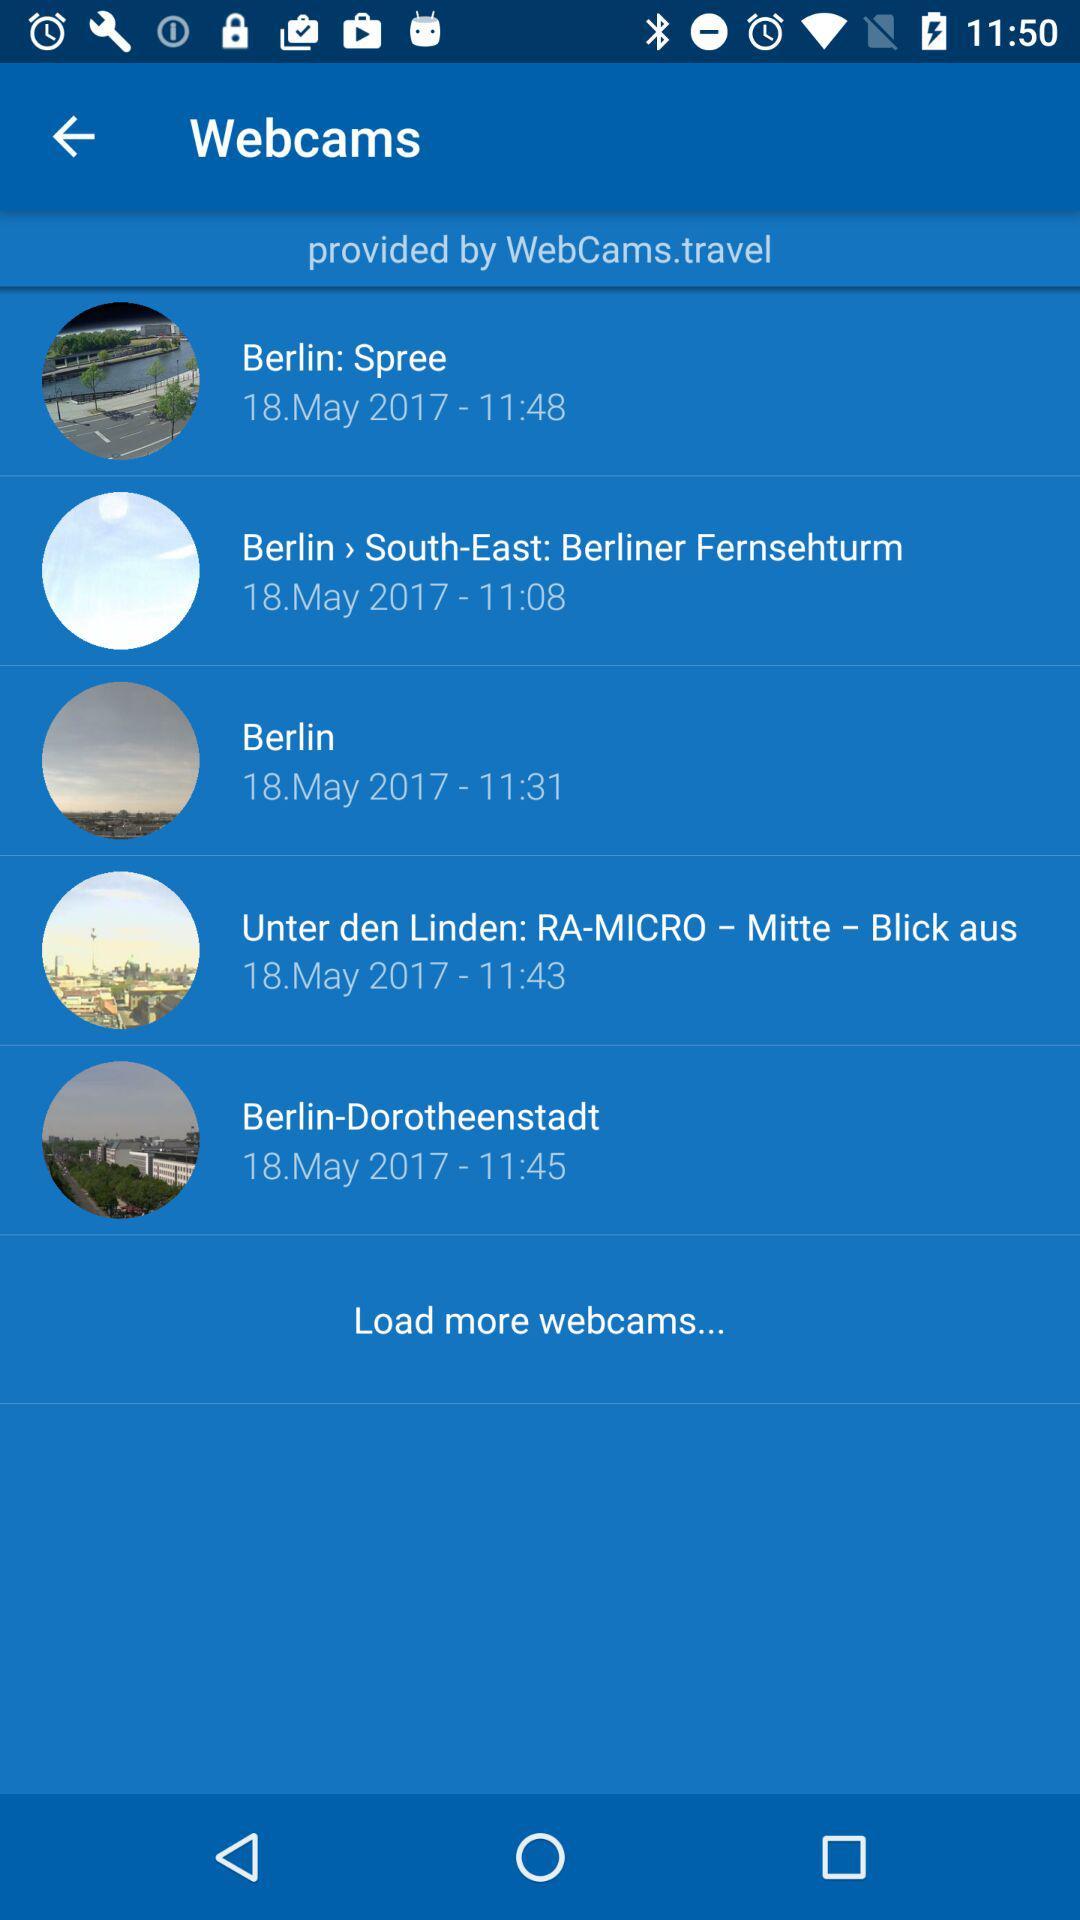  Describe the element at coordinates (419, 1114) in the screenshot. I see `the item above 18 may 2017` at that location.